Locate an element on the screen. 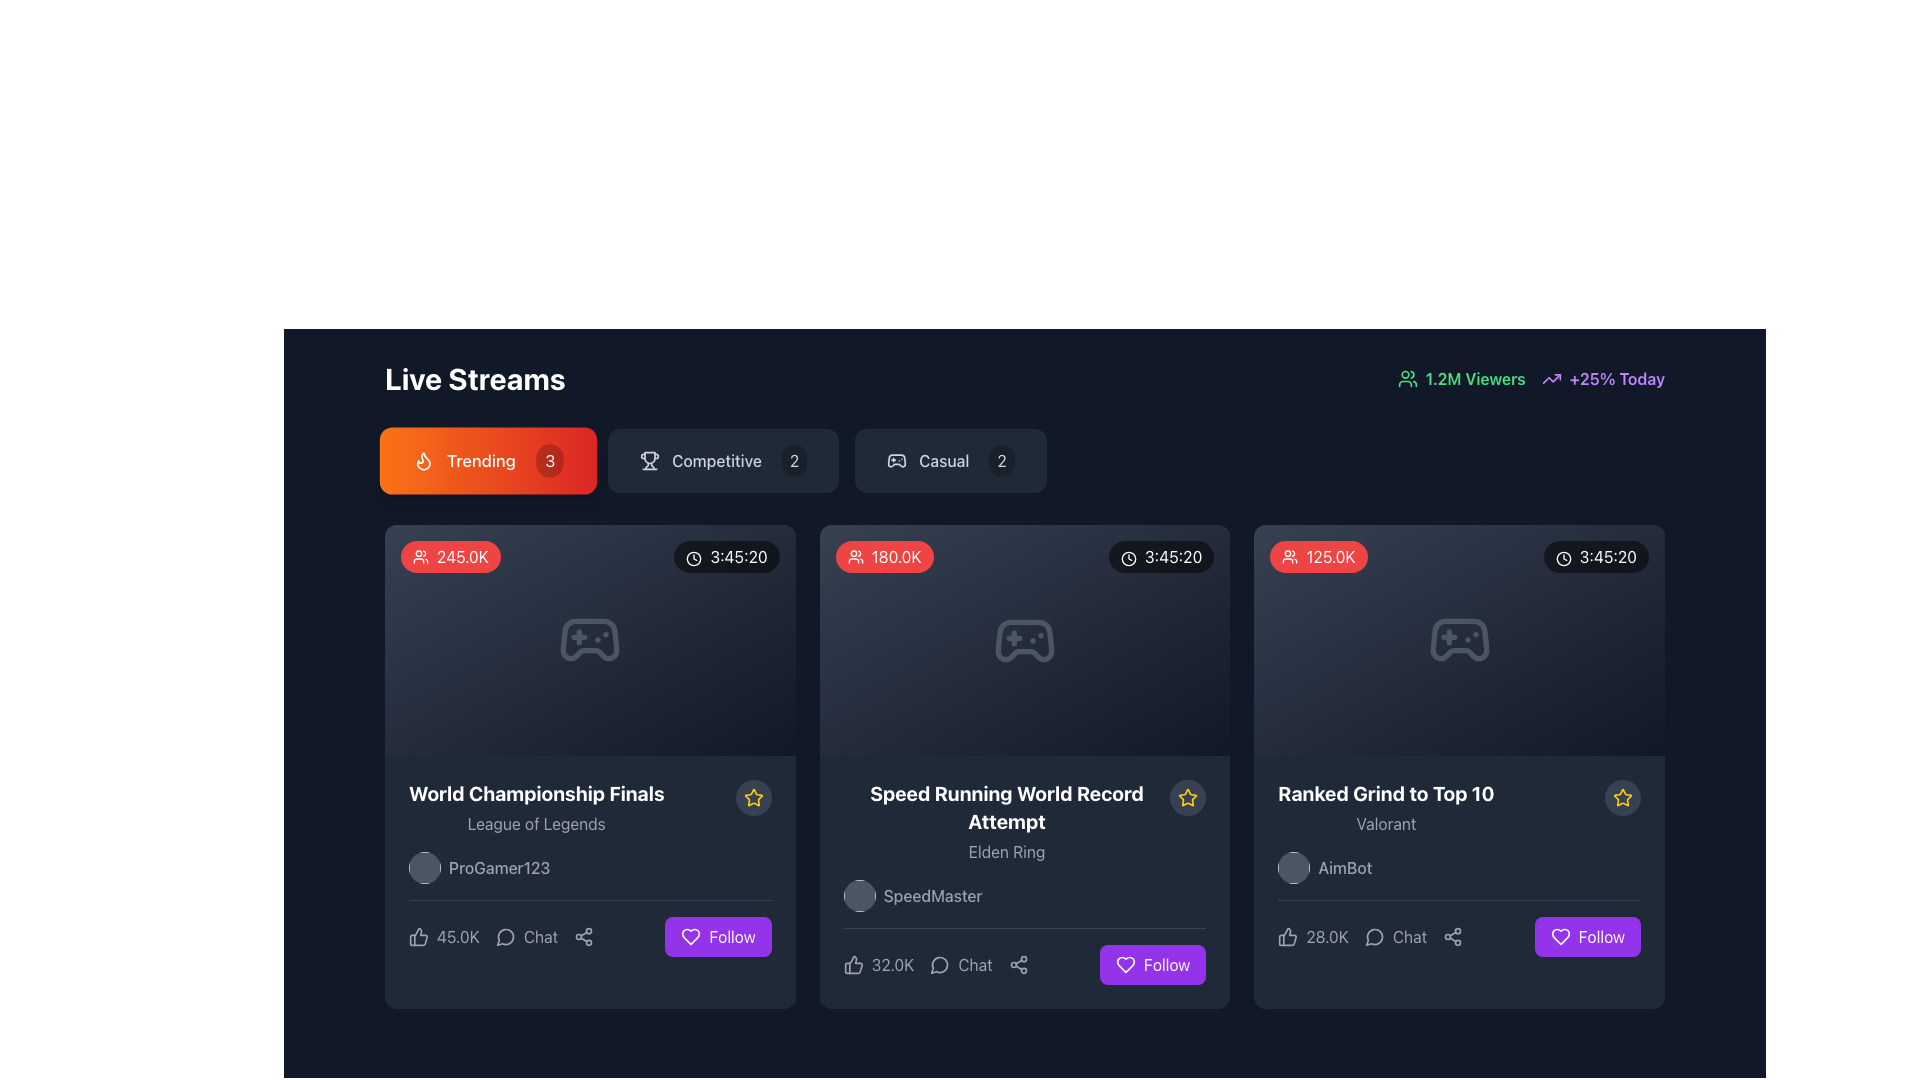  the ellipsoidal red badge containing the text '125.0K' with a group of people icon is located at coordinates (1319, 556).